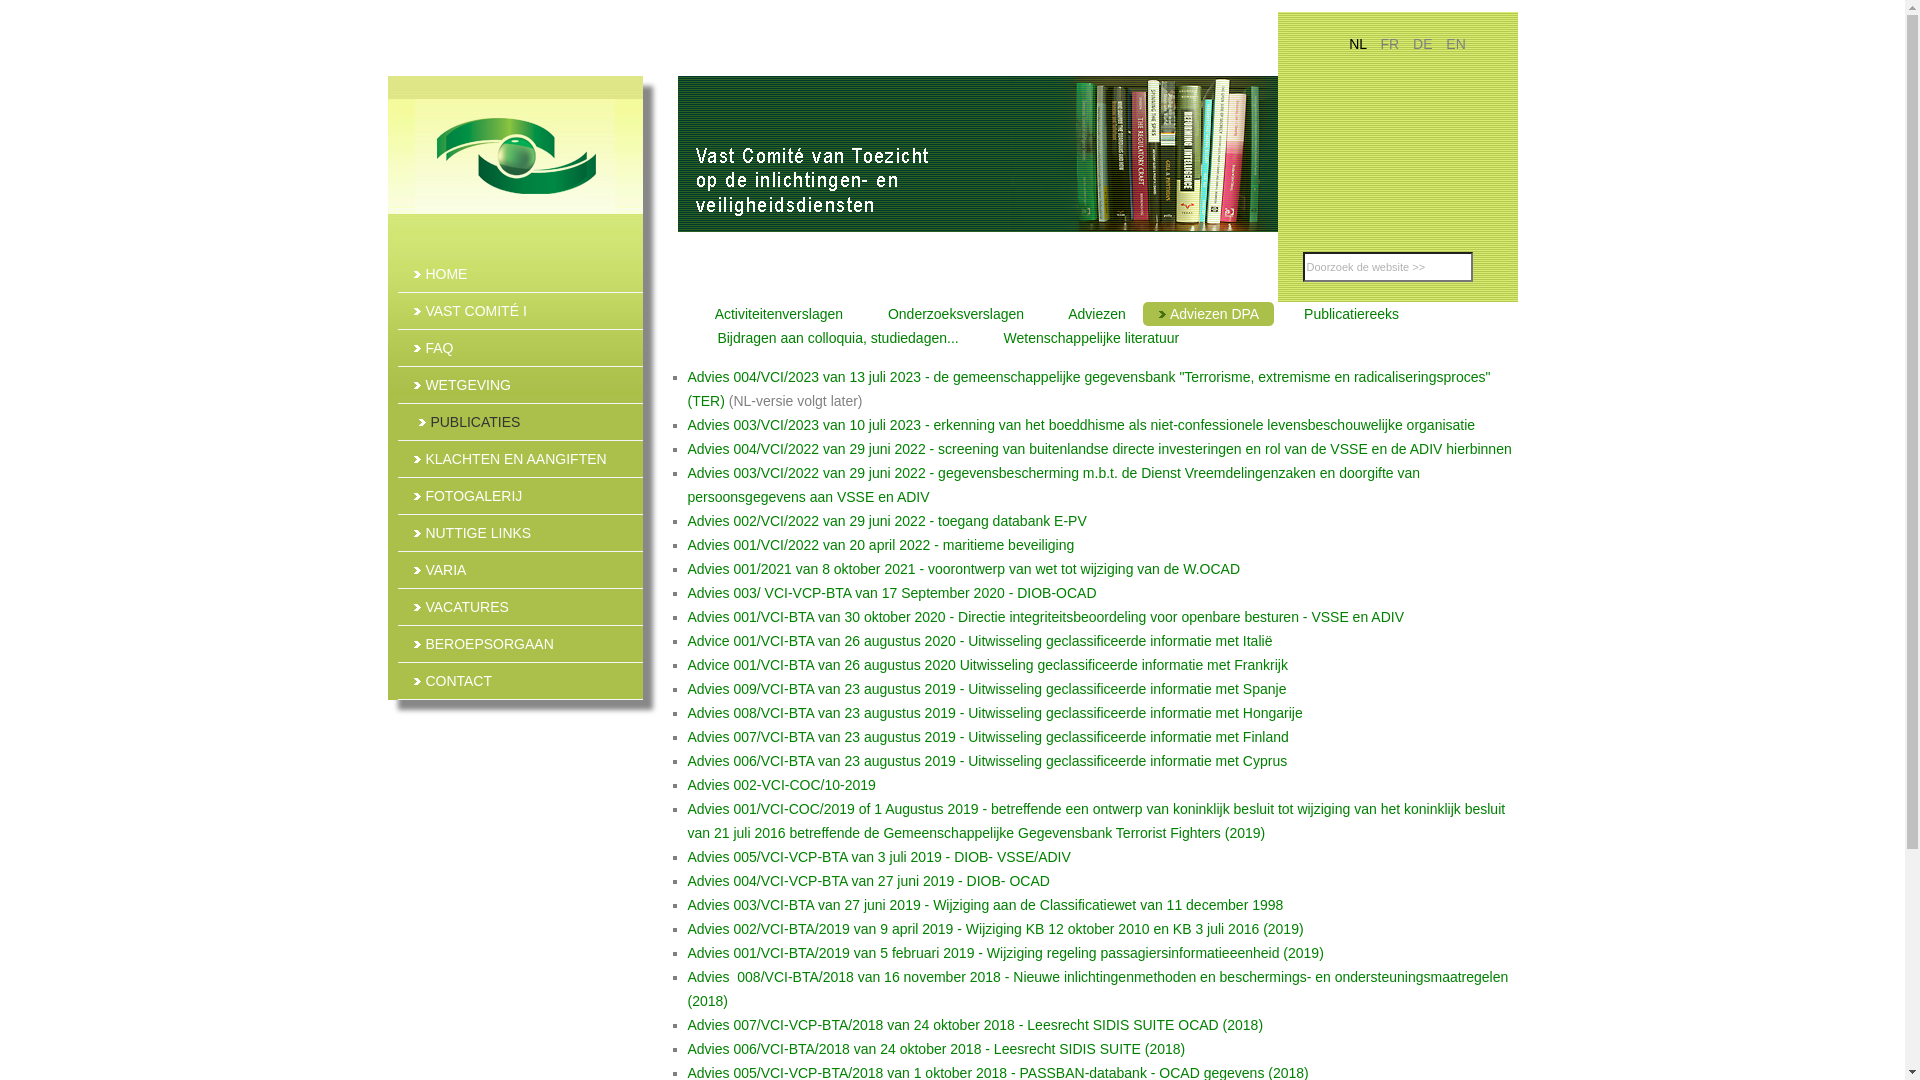  I want to click on 'Advies 002/VCI/2022 van 29 juni 2022 - toegang databank E-PV', so click(886, 519).